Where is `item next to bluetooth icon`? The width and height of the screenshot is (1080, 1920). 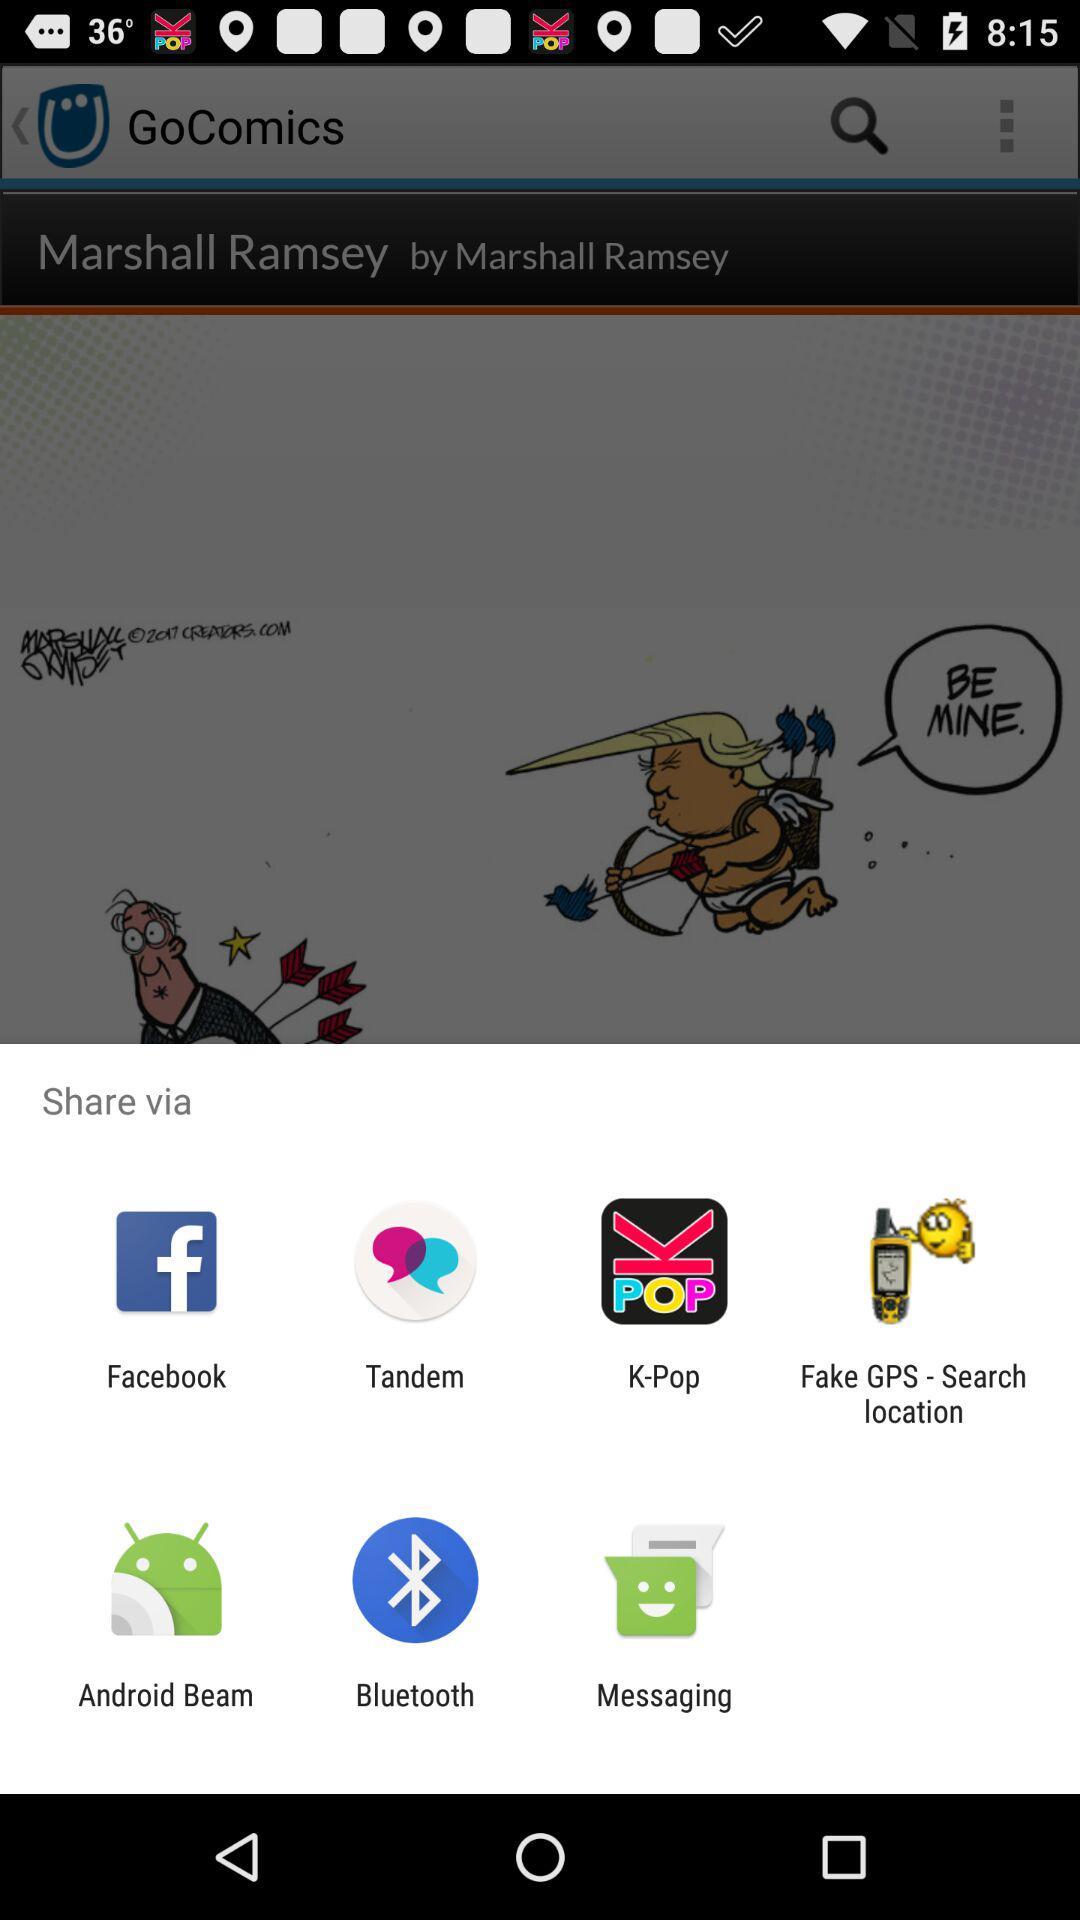
item next to bluetooth icon is located at coordinates (165, 1711).